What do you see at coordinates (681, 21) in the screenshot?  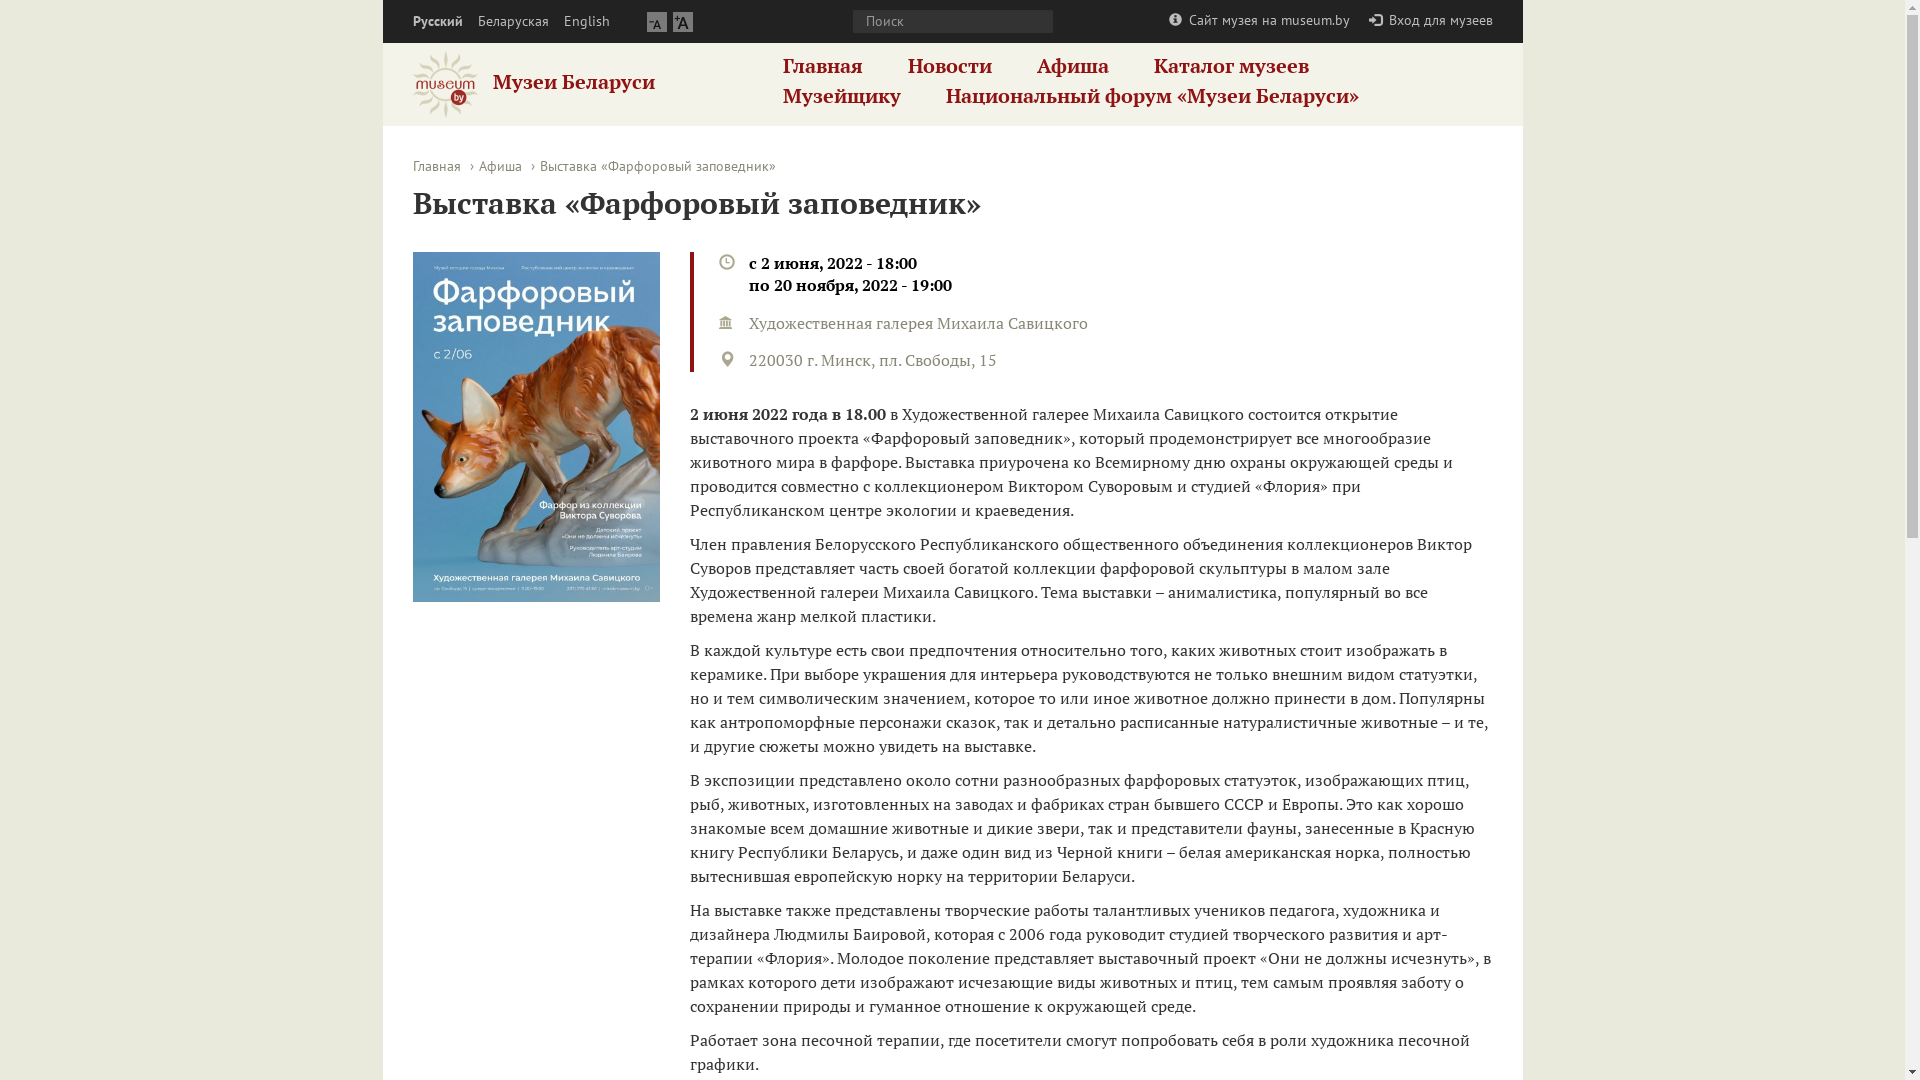 I see `'A'` at bounding box center [681, 21].